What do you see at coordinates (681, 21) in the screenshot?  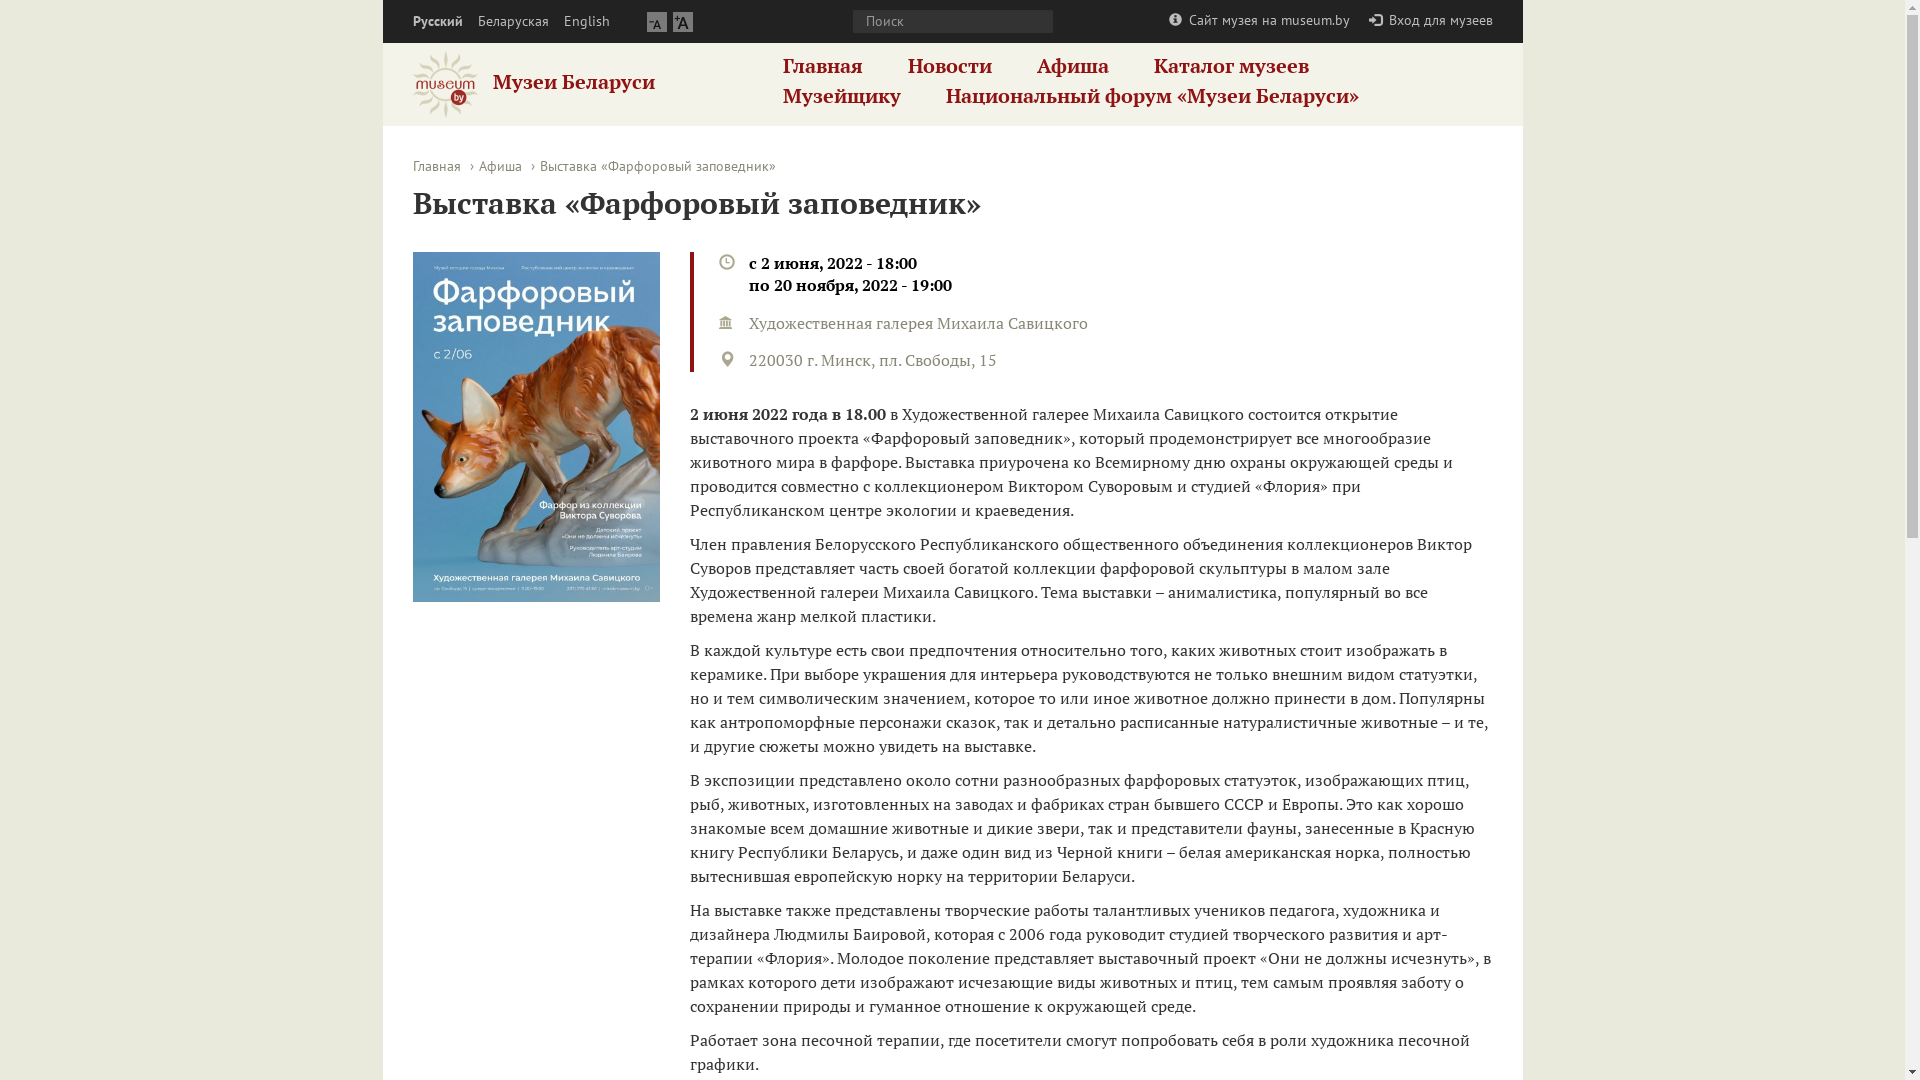 I see `'A'` at bounding box center [681, 21].